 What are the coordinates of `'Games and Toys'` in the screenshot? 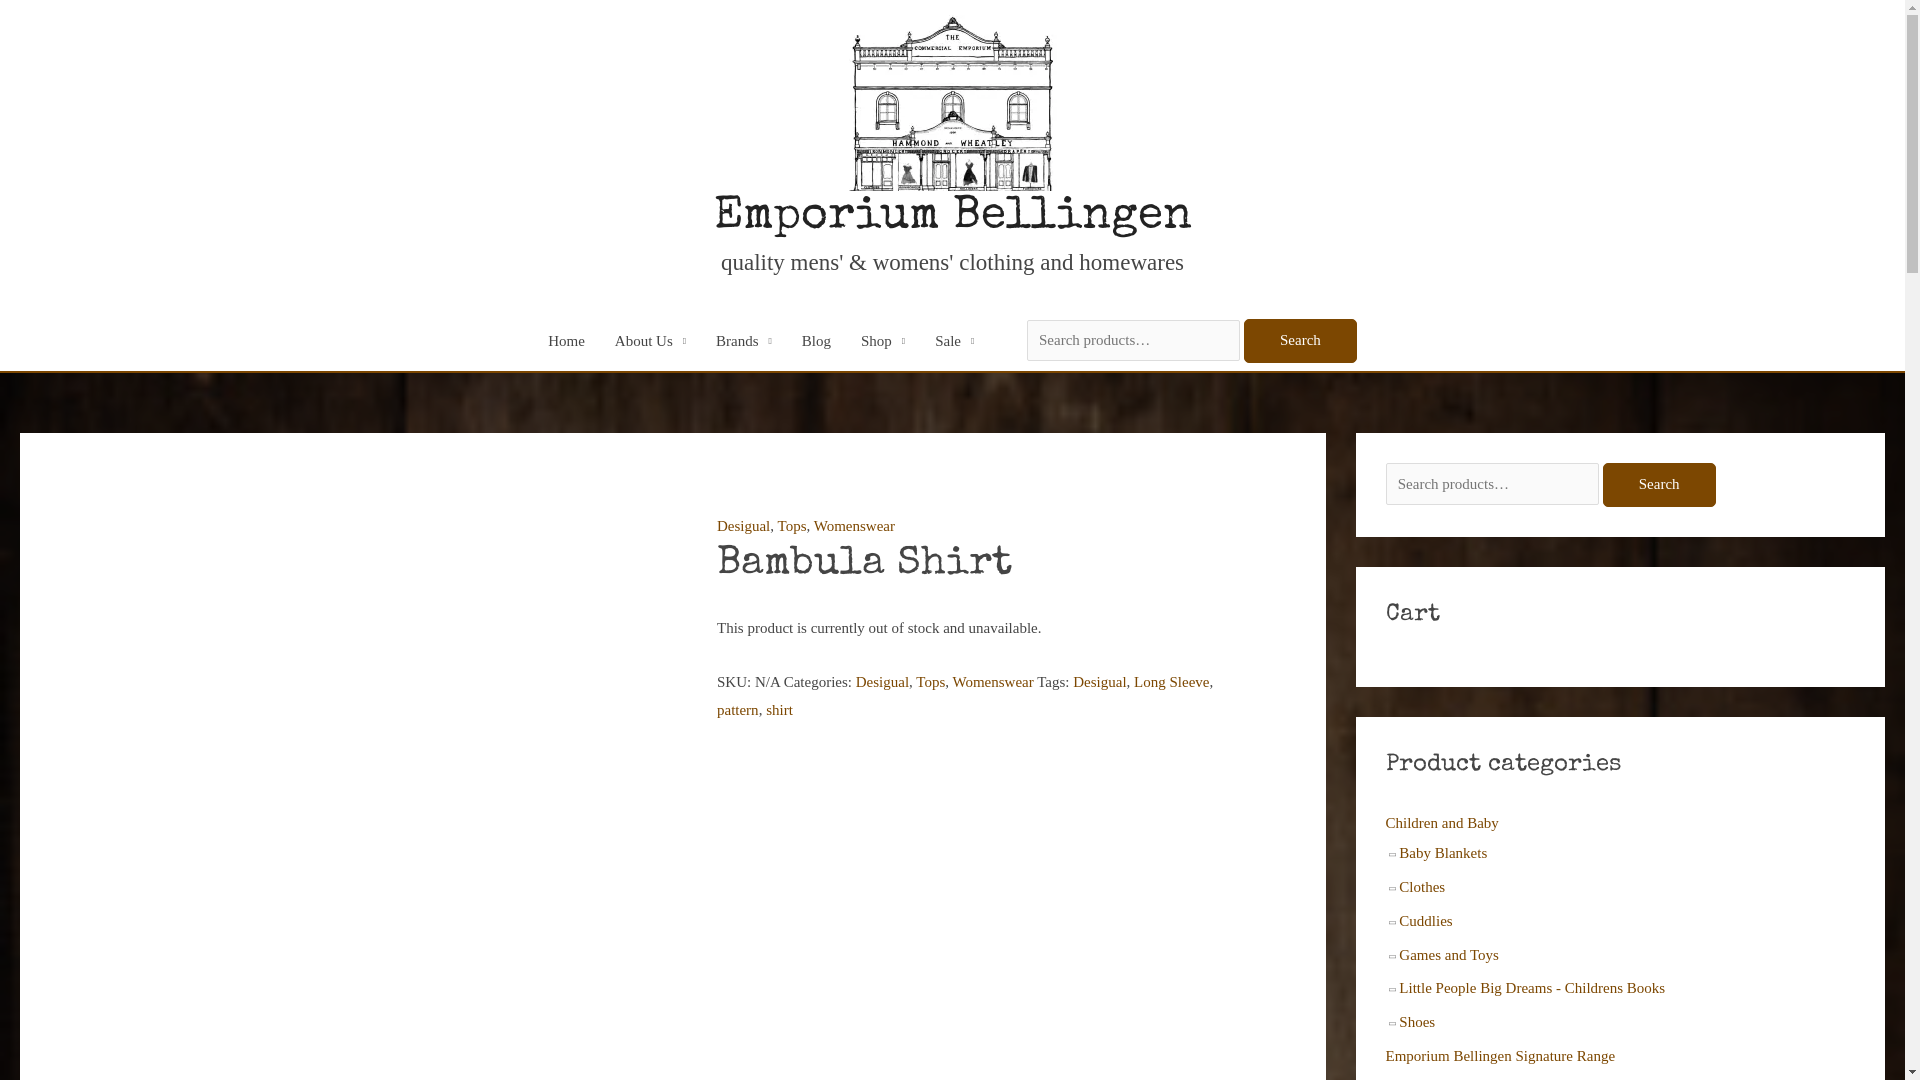 It's located at (1449, 954).